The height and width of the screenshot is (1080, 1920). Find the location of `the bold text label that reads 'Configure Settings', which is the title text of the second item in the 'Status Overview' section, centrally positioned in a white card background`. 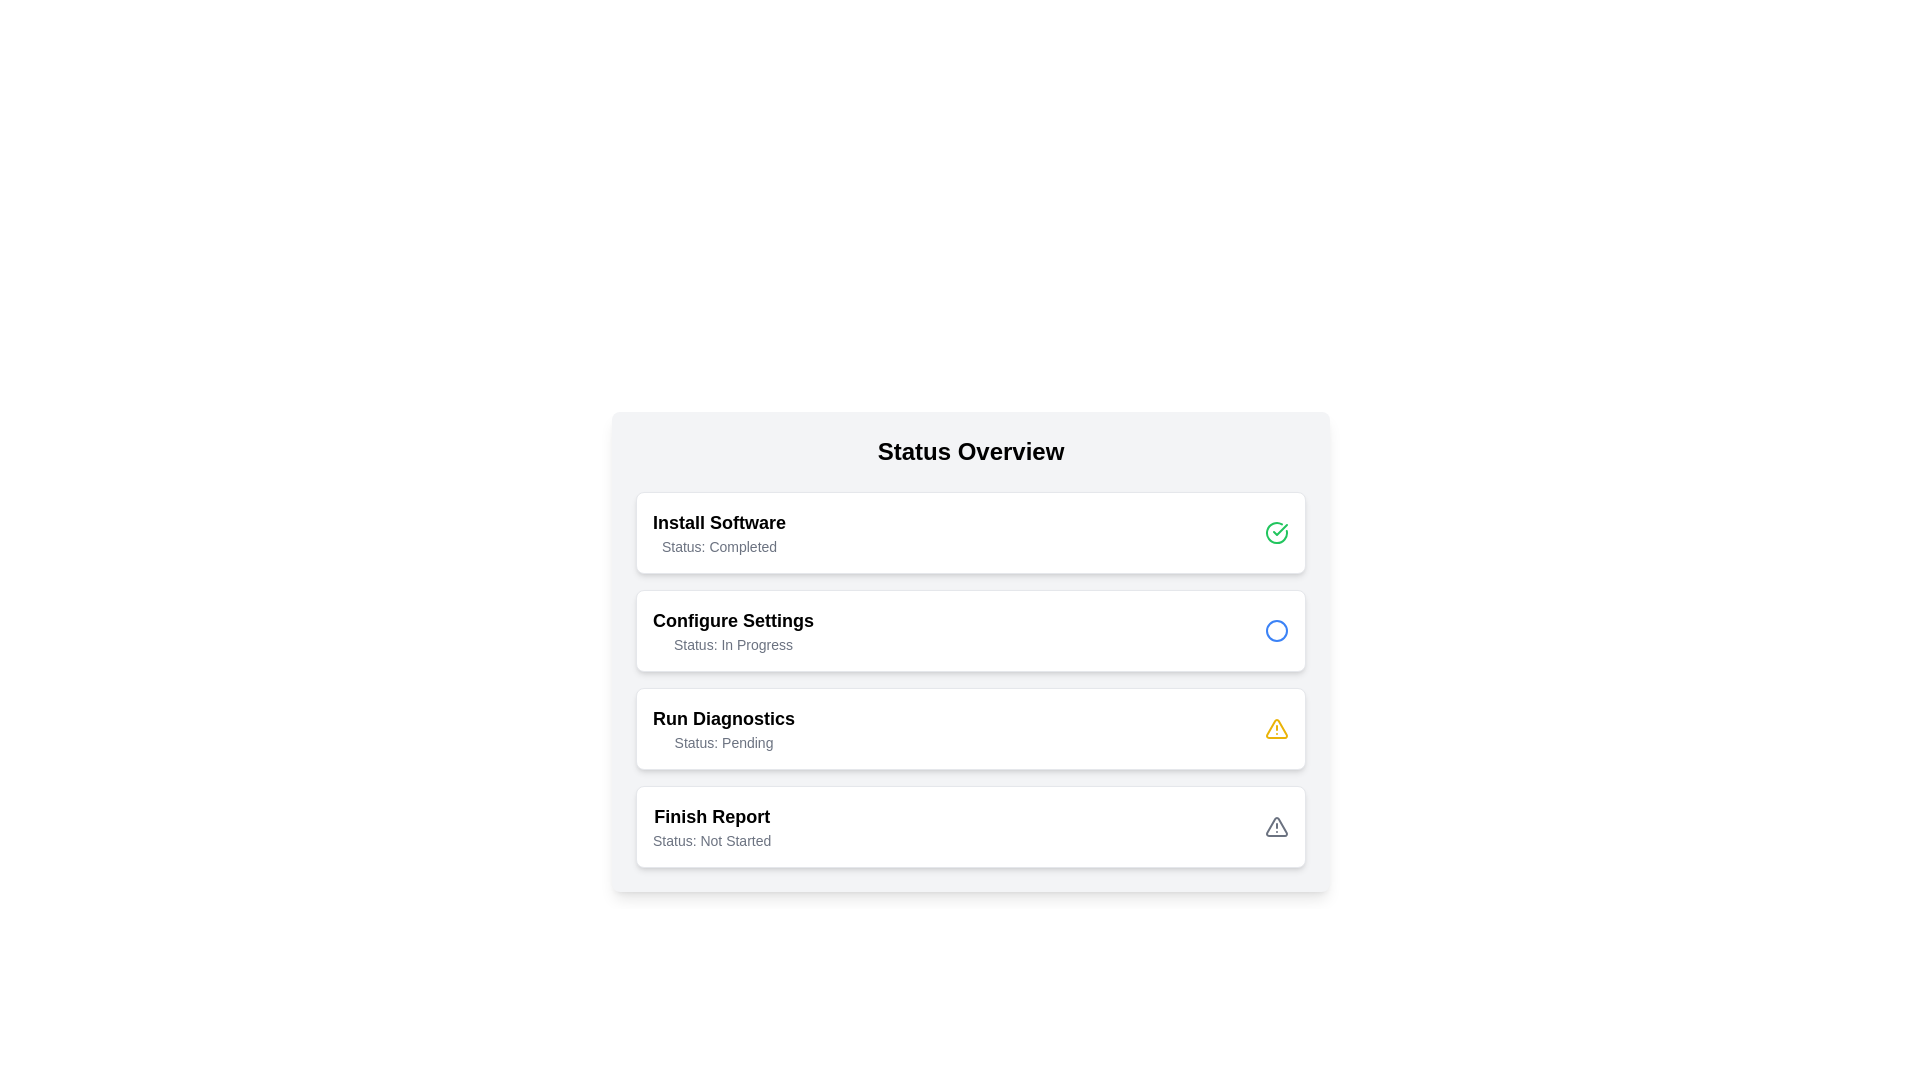

the bold text label that reads 'Configure Settings', which is the title text of the second item in the 'Status Overview' section, centrally positioned in a white card background is located at coordinates (732, 620).